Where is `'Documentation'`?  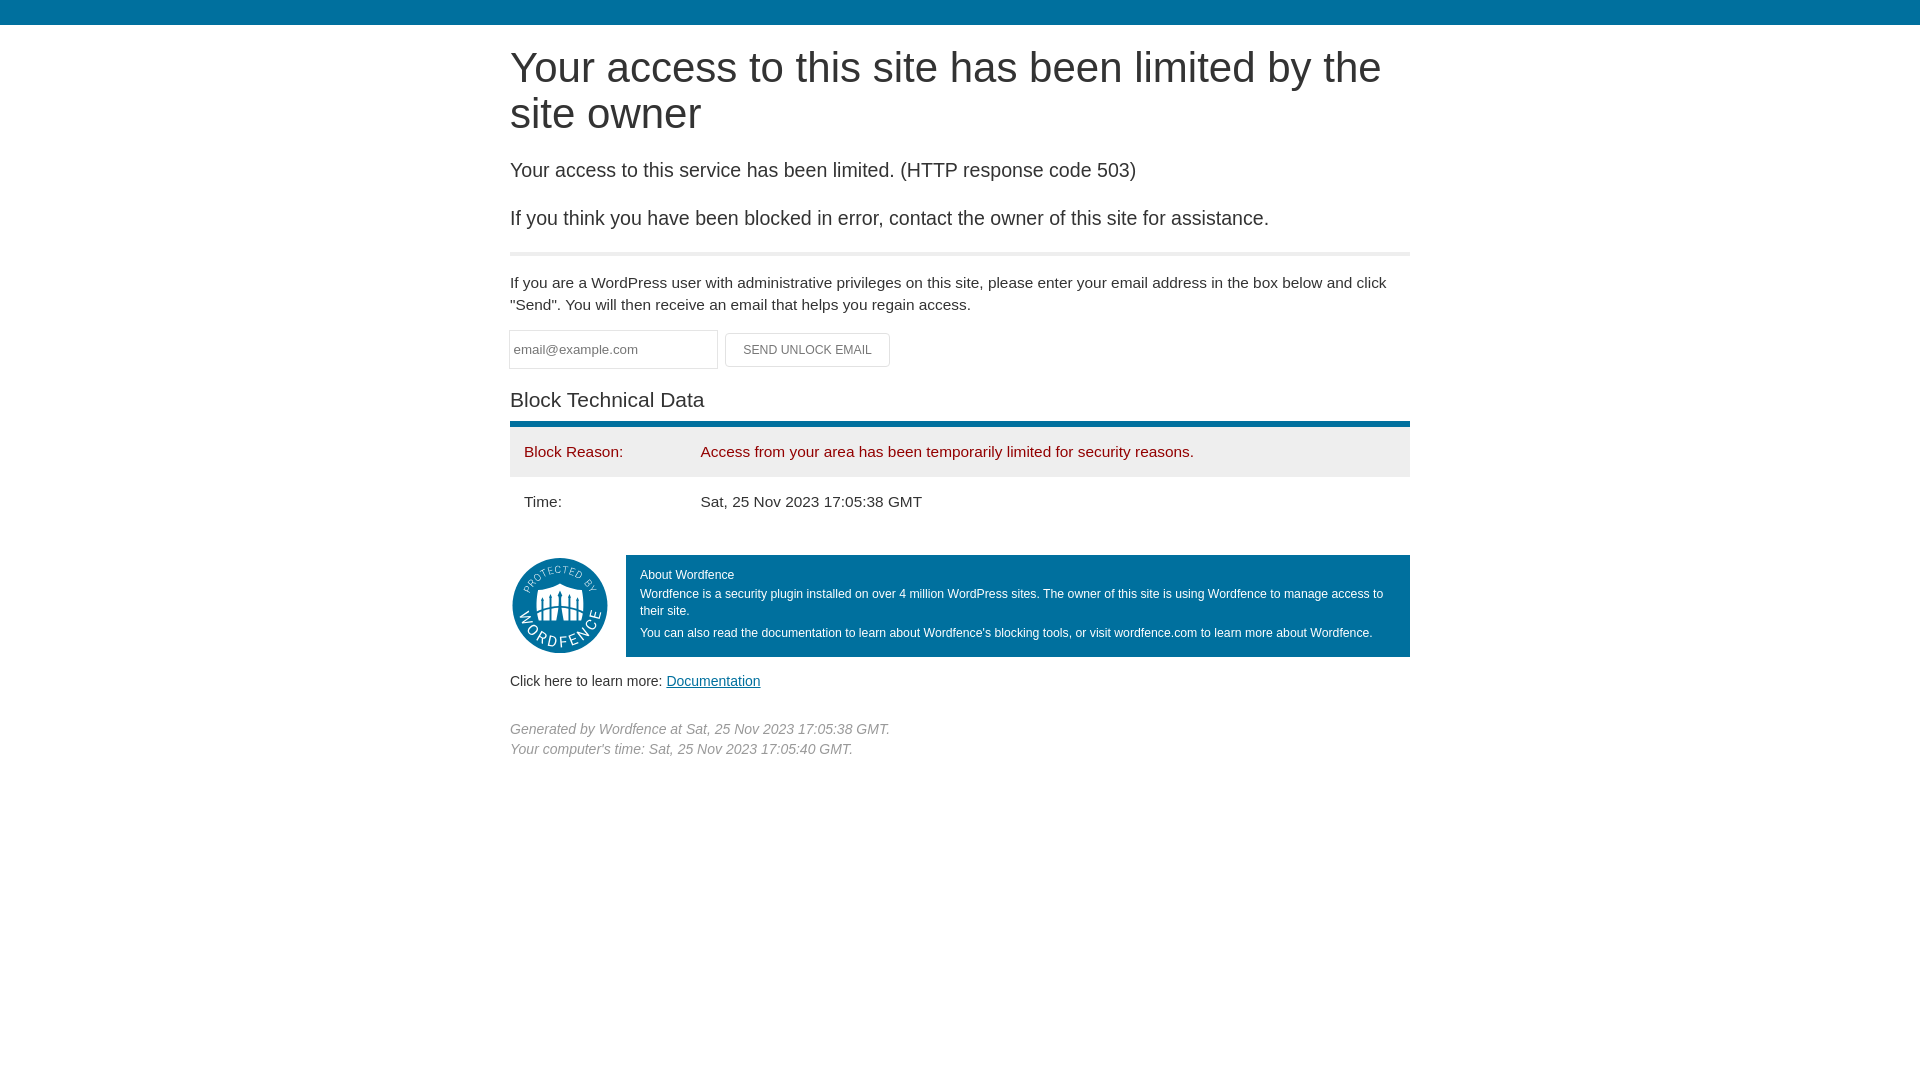 'Documentation' is located at coordinates (666, 680).